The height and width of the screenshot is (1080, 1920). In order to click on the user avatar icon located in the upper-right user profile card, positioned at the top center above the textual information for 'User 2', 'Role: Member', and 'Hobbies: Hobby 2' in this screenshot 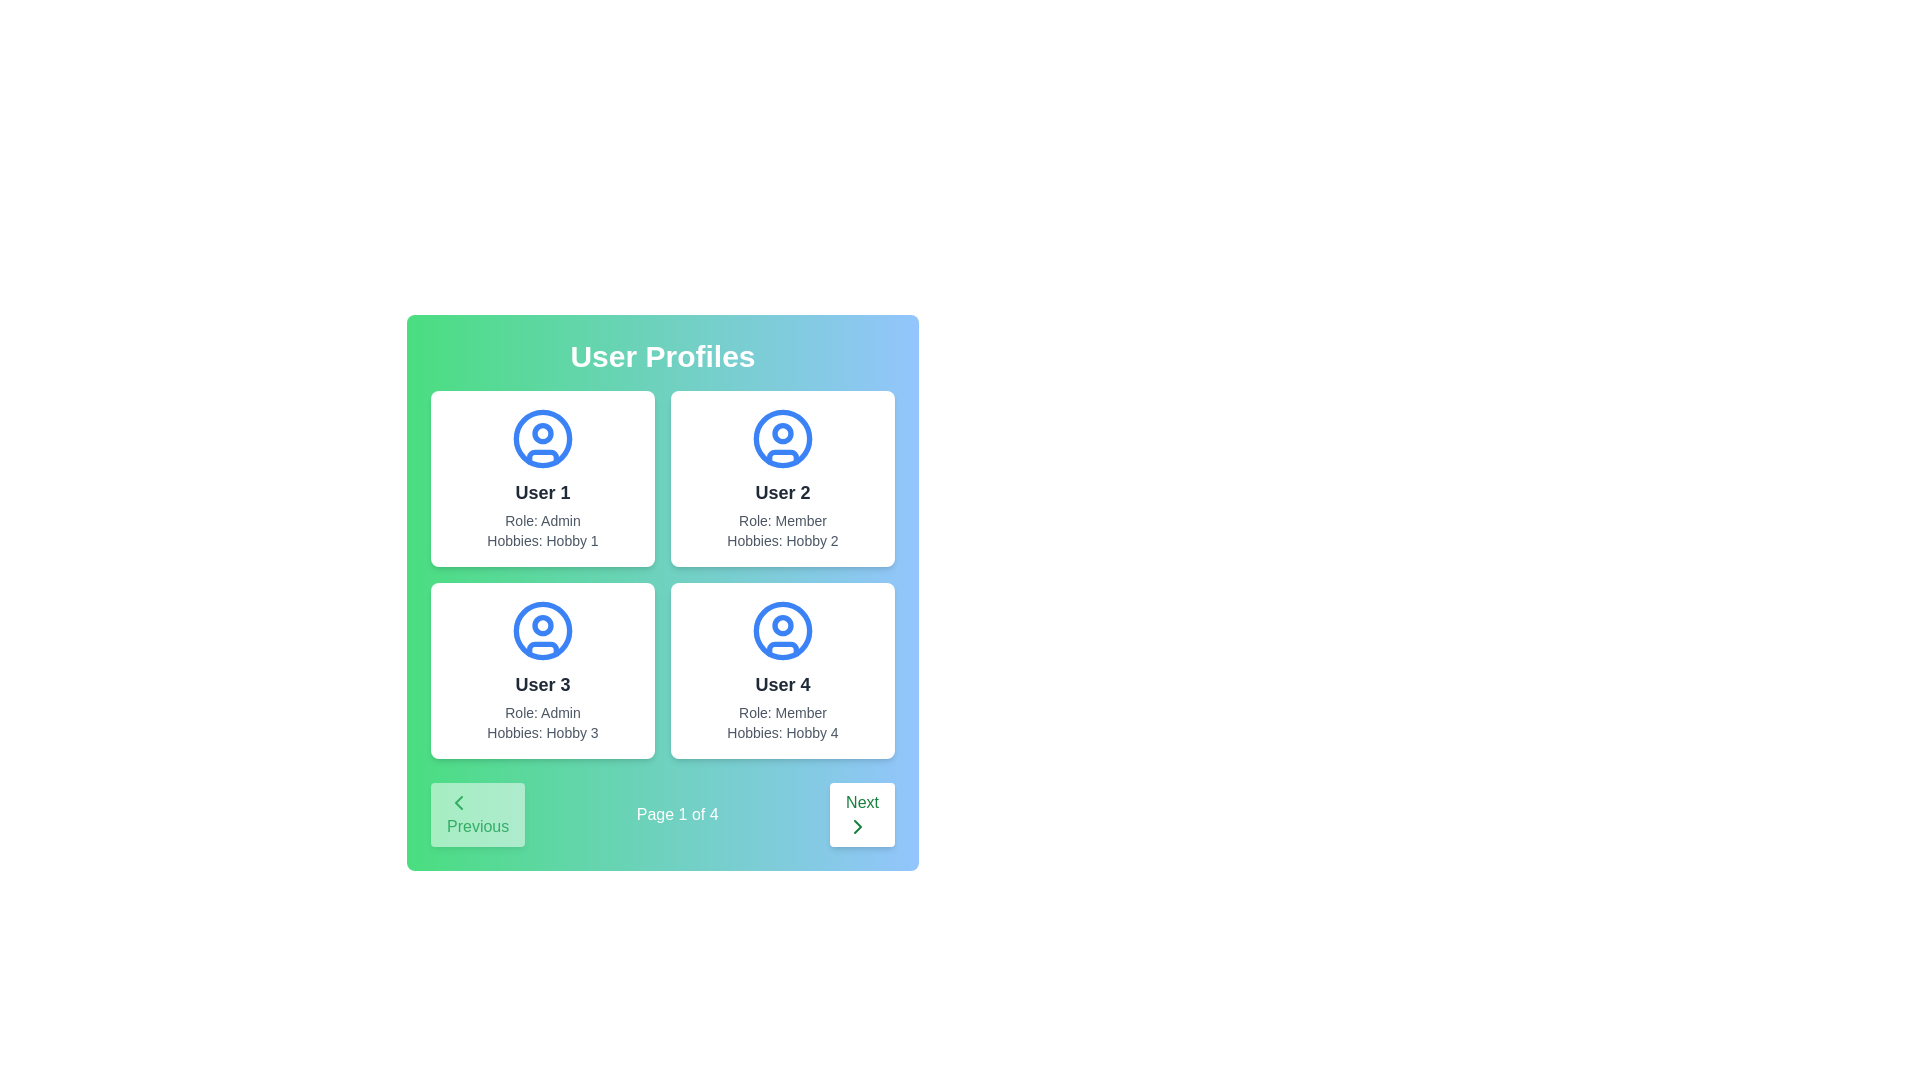, I will do `click(781, 438)`.